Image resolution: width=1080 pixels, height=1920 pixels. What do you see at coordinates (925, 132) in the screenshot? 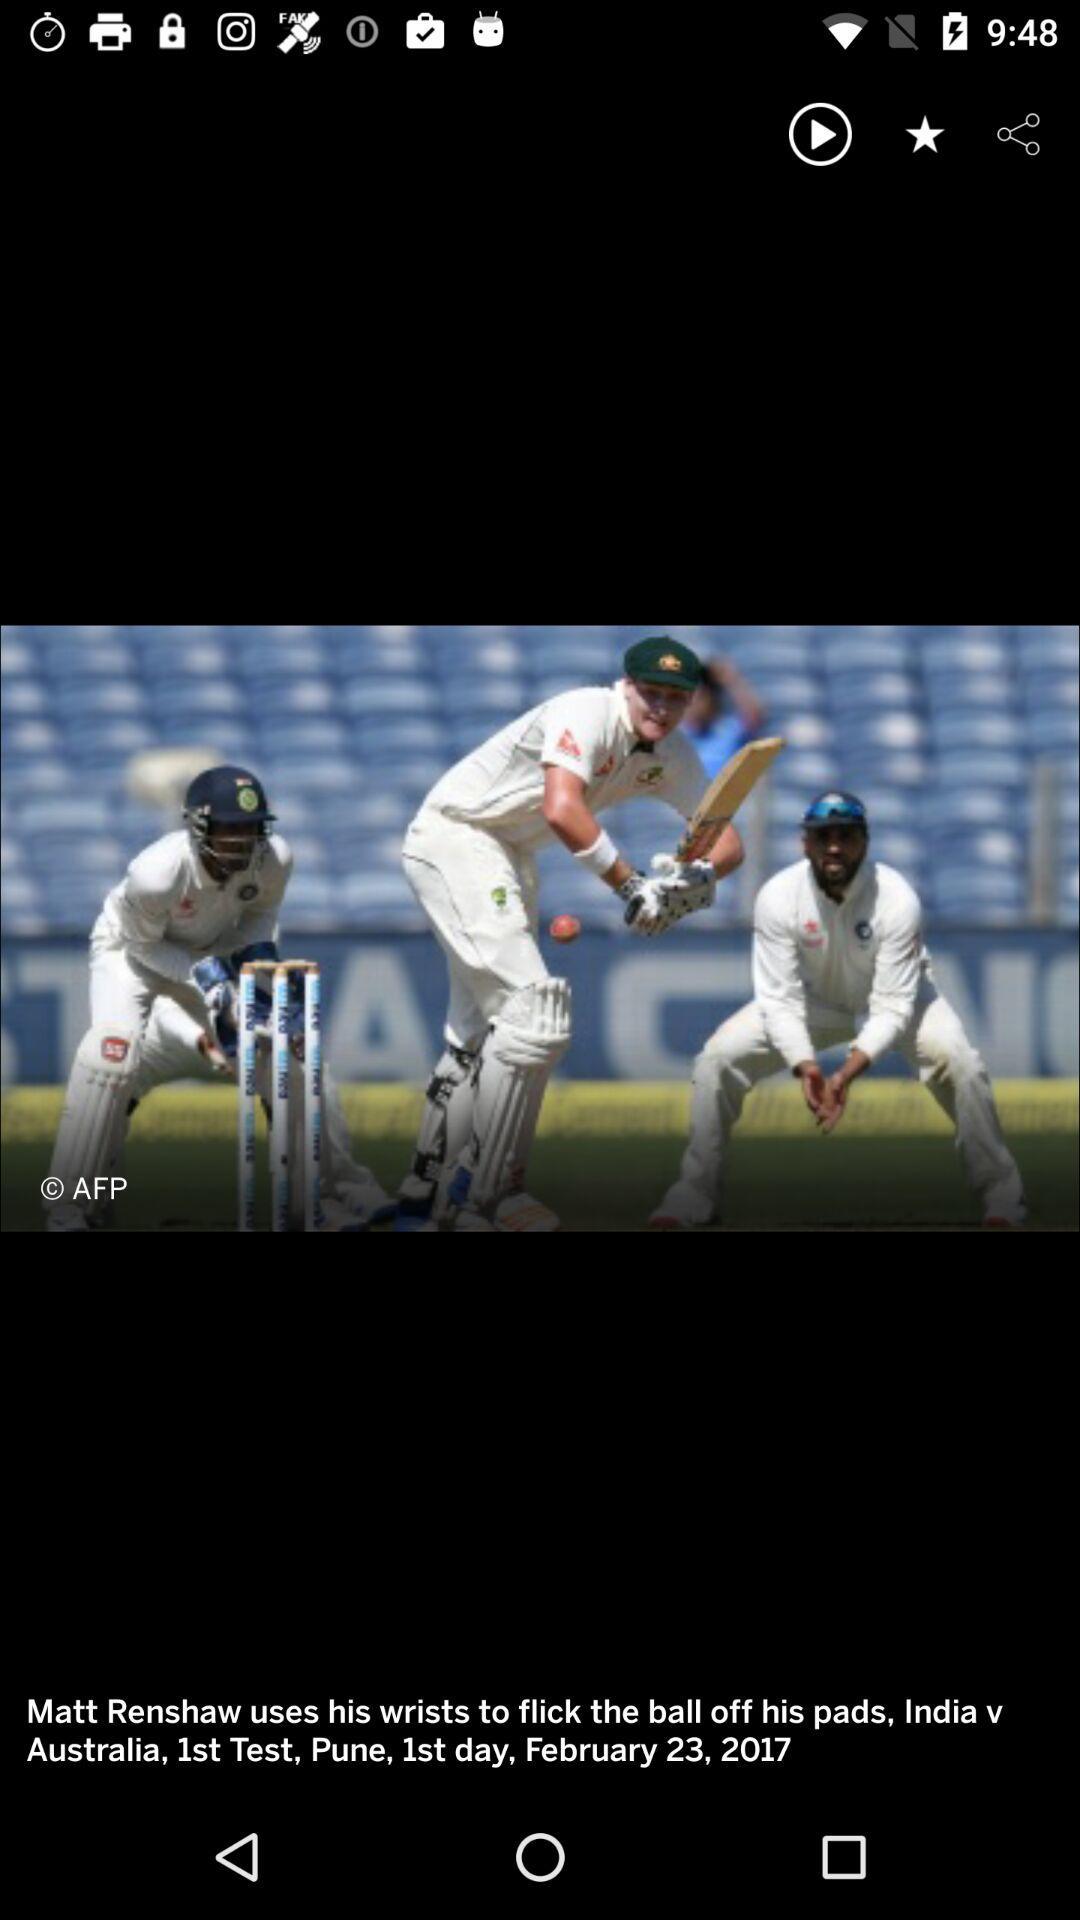
I see `the star icon` at bounding box center [925, 132].